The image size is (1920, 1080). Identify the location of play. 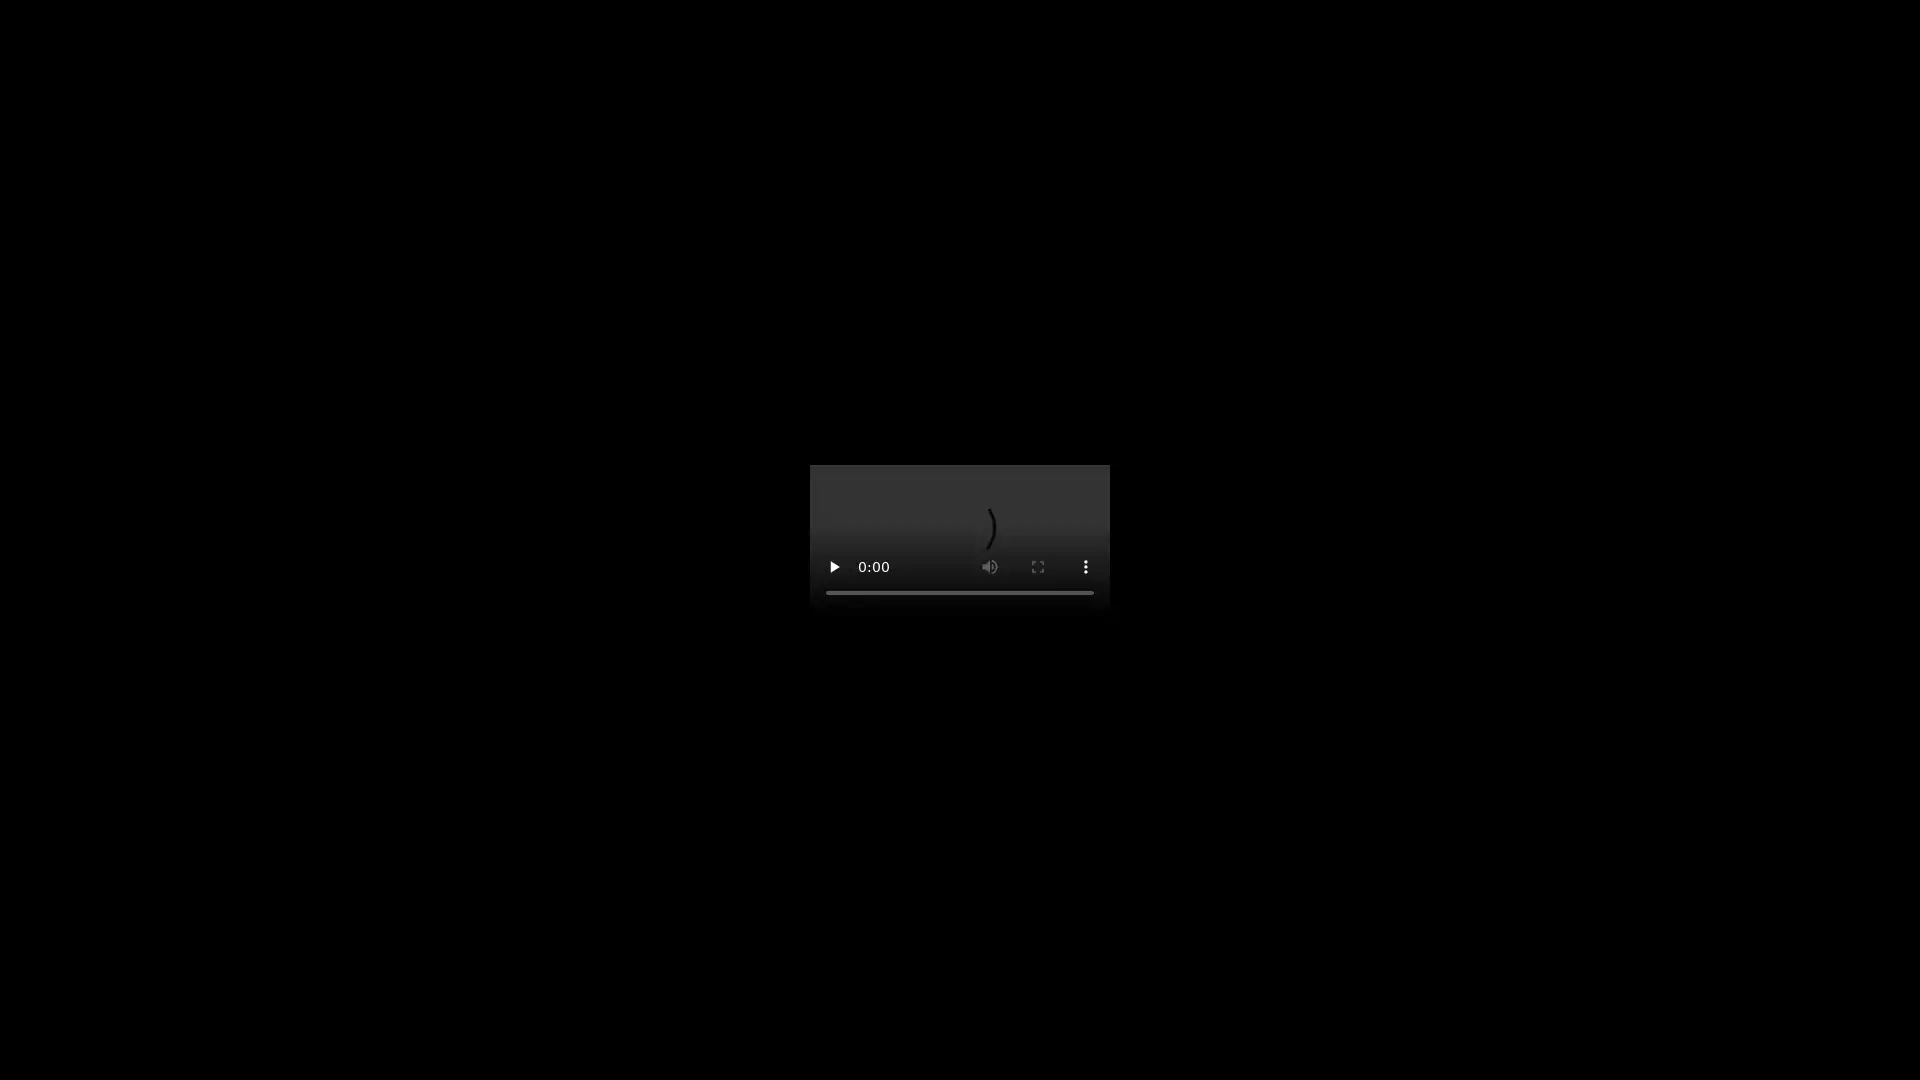
(834, 567).